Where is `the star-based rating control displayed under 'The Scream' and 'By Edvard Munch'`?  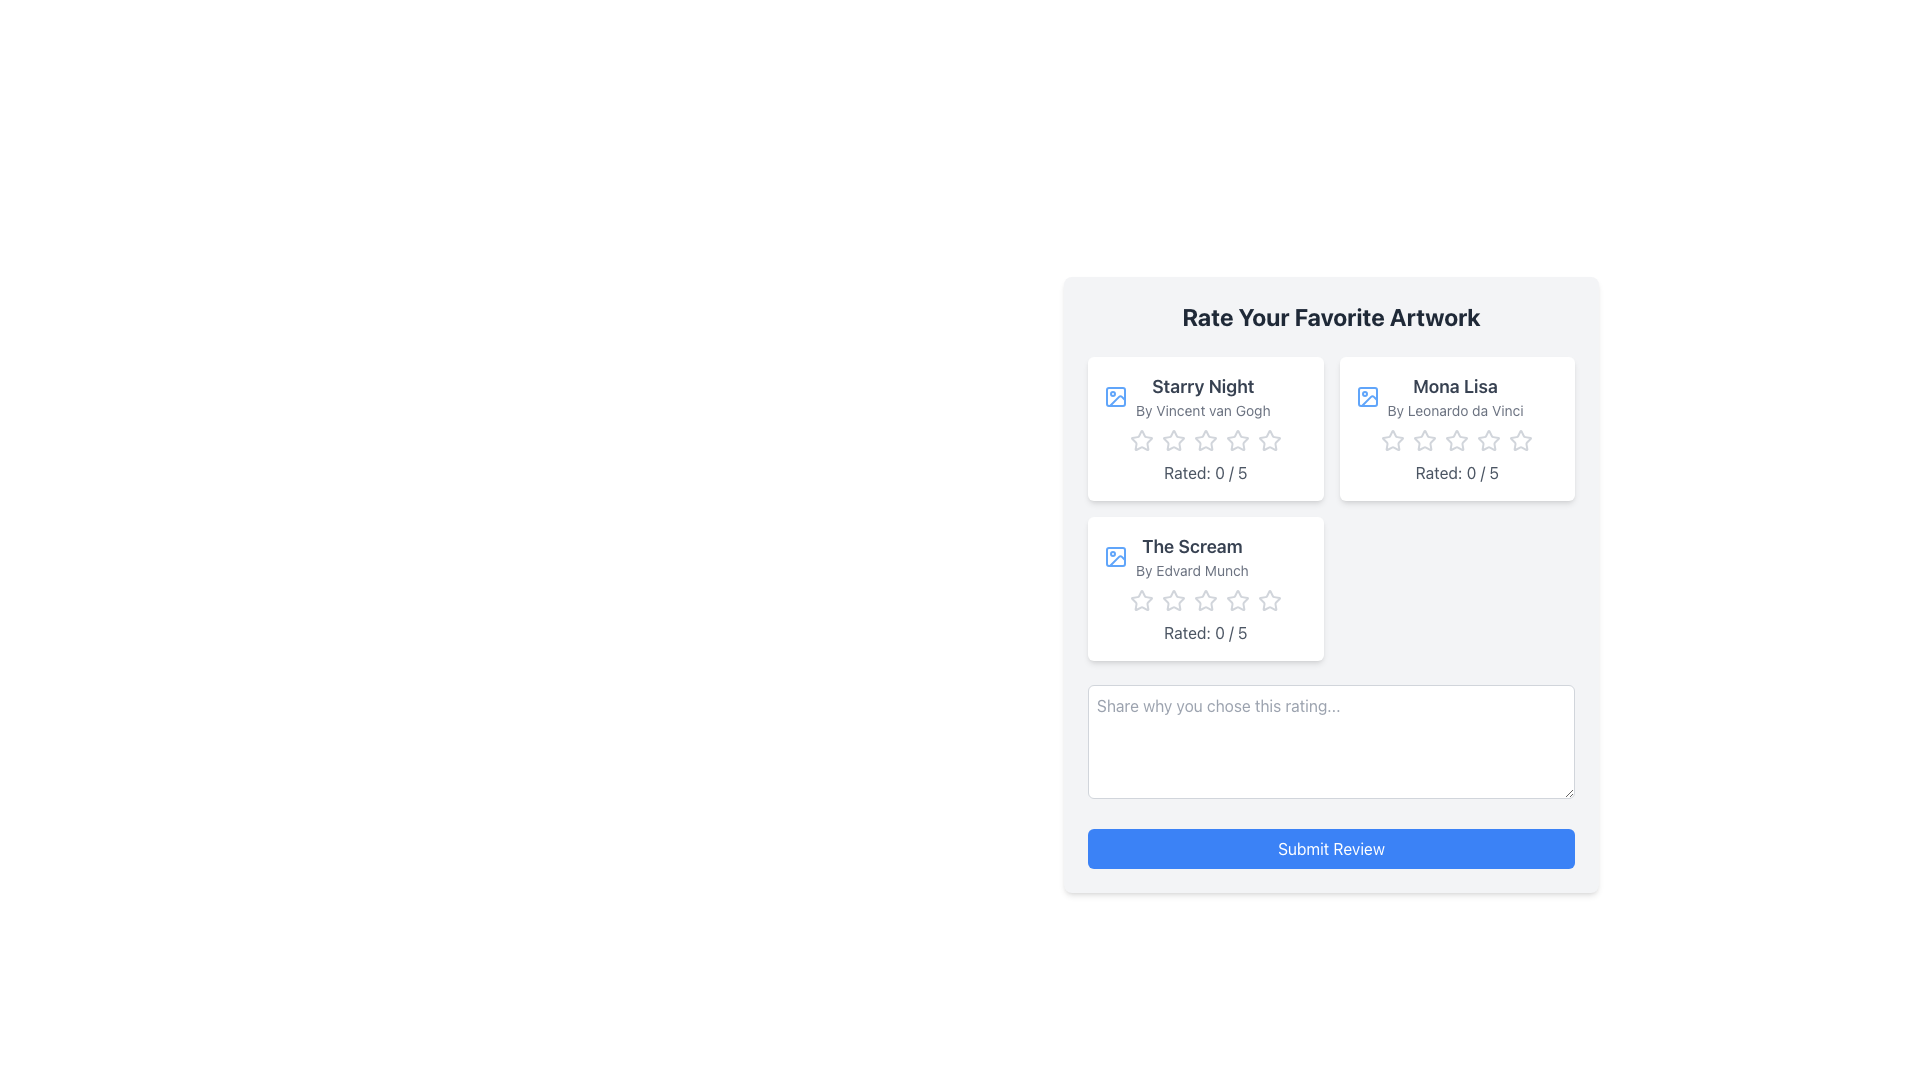 the star-based rating control displayed under 'The Scream' and 'By Edvard Munch' is located at coordinates (1204, 600).